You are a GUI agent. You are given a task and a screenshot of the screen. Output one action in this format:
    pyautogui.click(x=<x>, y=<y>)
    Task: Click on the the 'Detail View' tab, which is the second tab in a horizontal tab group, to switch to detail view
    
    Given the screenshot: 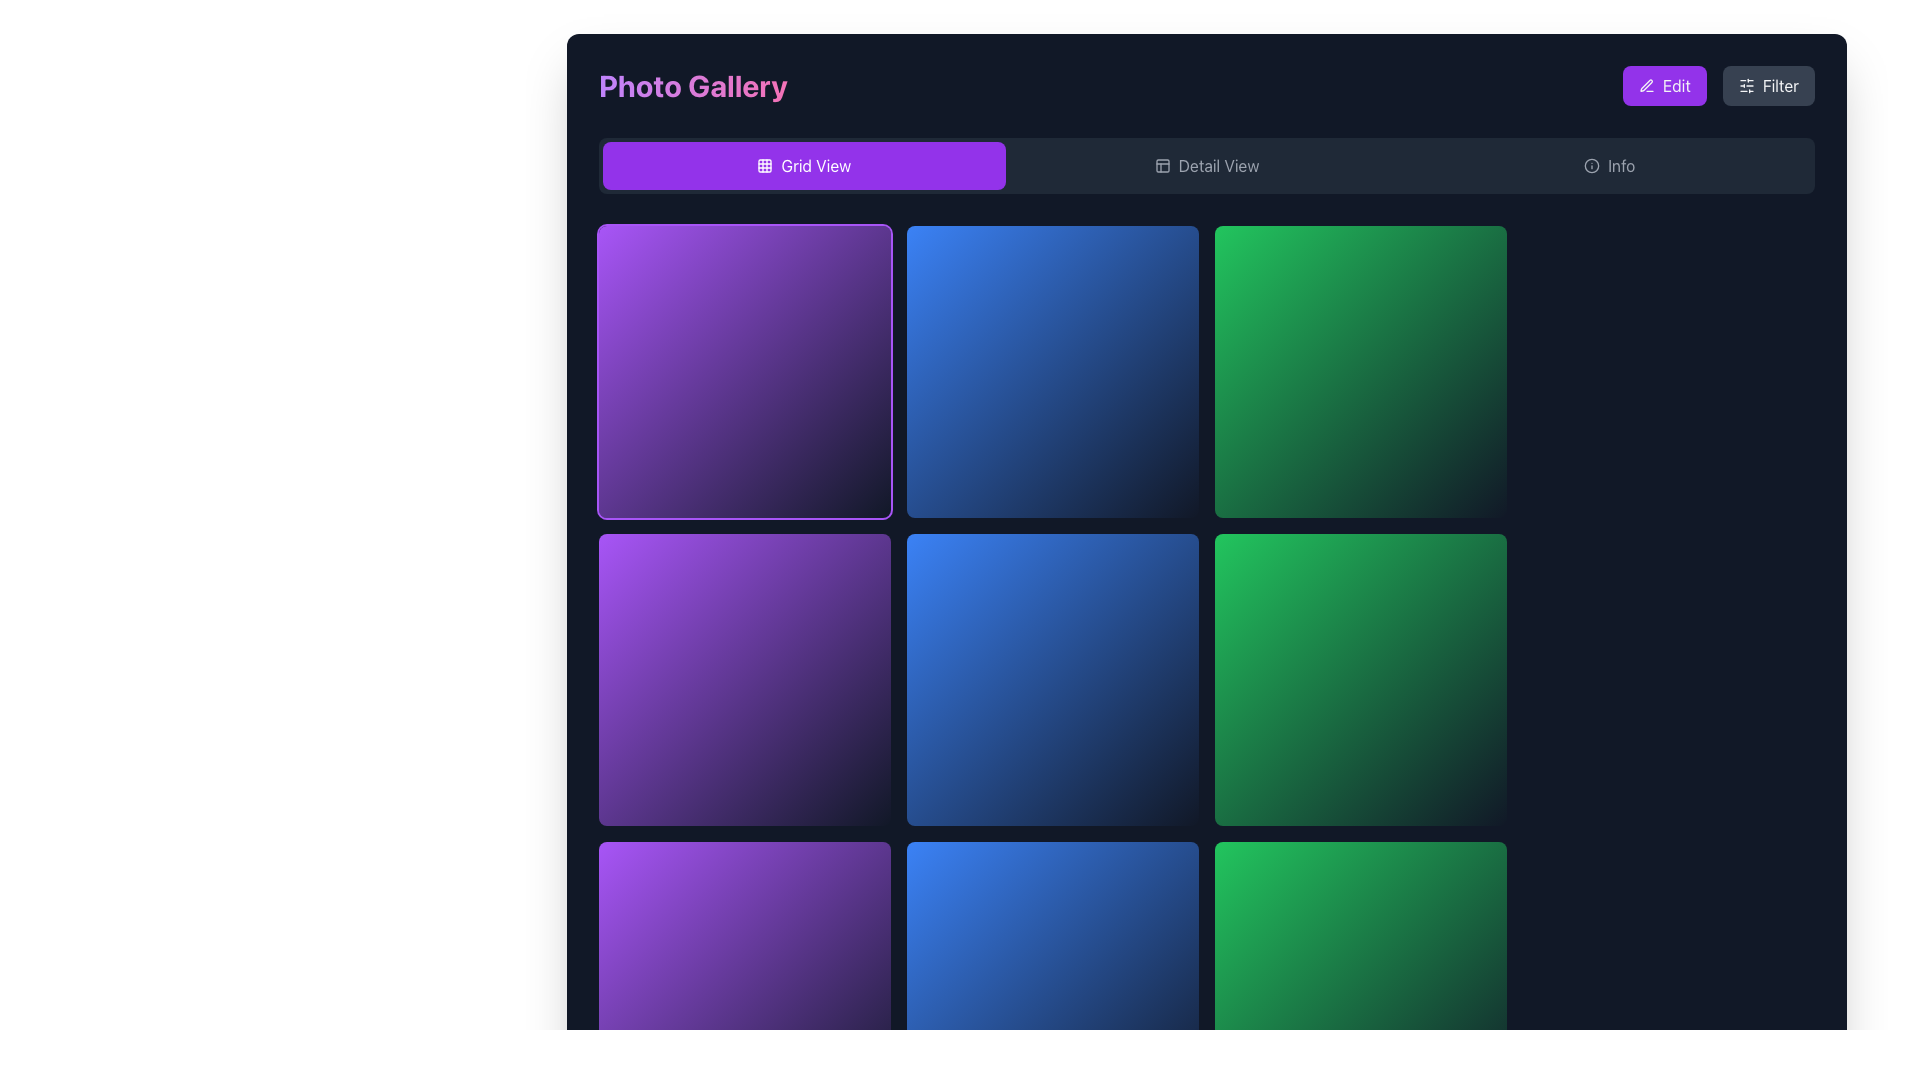 What is the action you would take?
    pyautogui.click(x=1218, y=164)
    